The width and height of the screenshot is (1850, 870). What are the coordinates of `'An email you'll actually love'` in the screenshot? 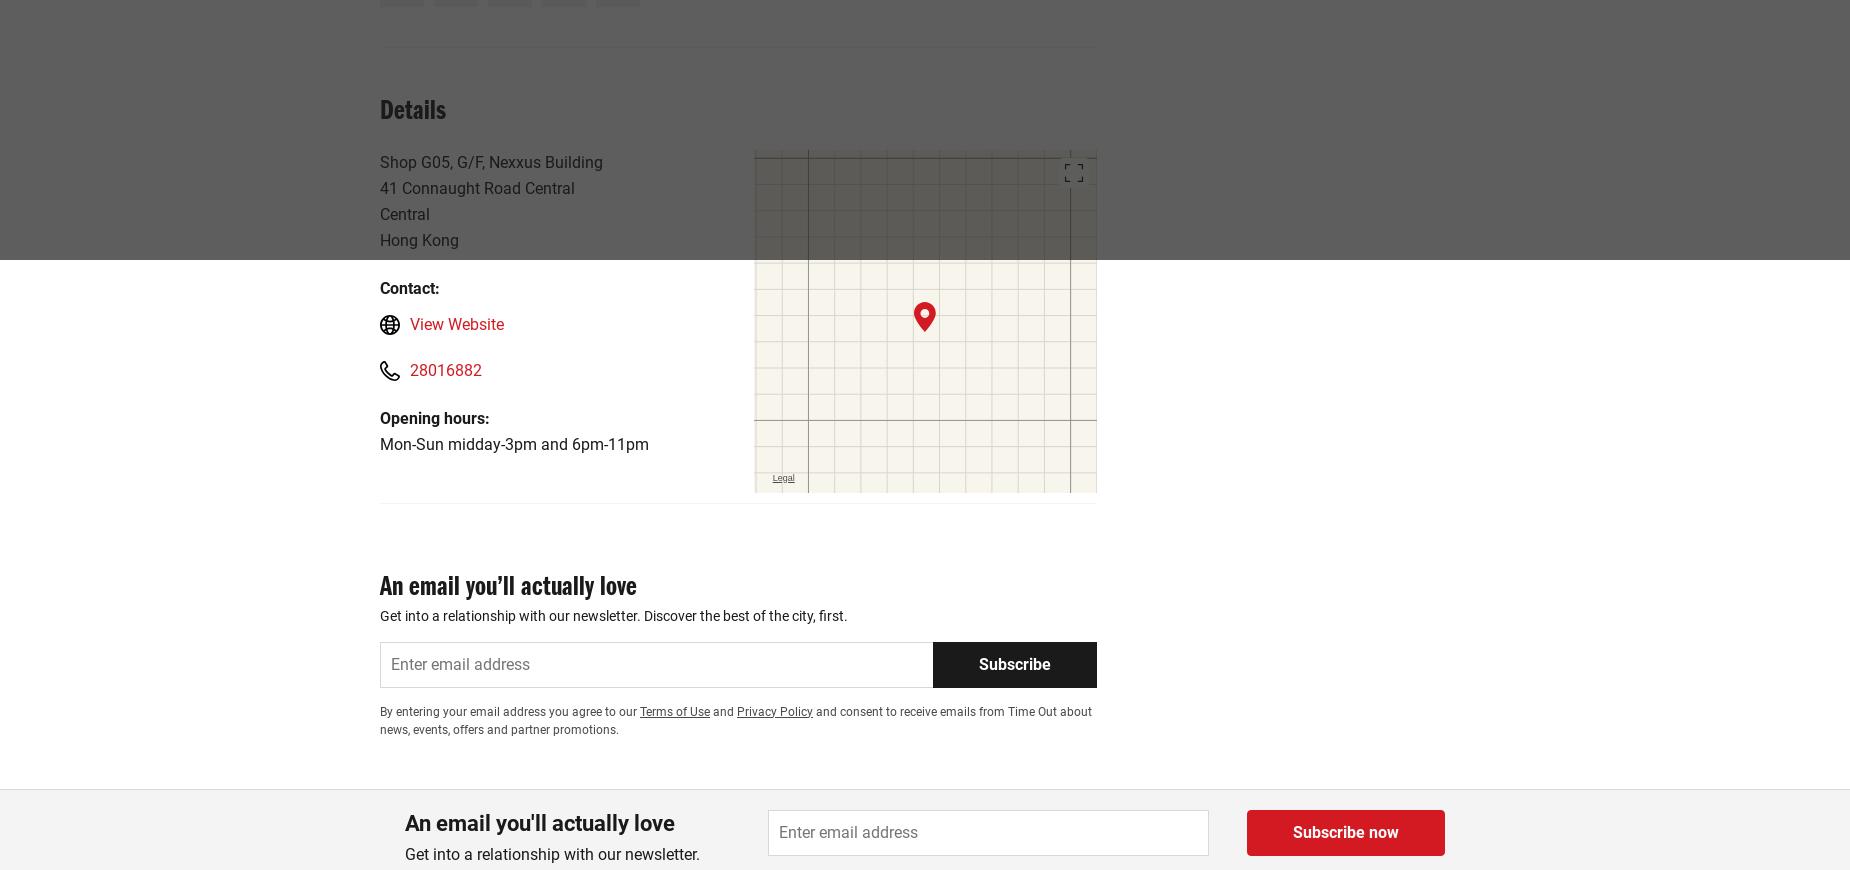 It's located at (540, 822).